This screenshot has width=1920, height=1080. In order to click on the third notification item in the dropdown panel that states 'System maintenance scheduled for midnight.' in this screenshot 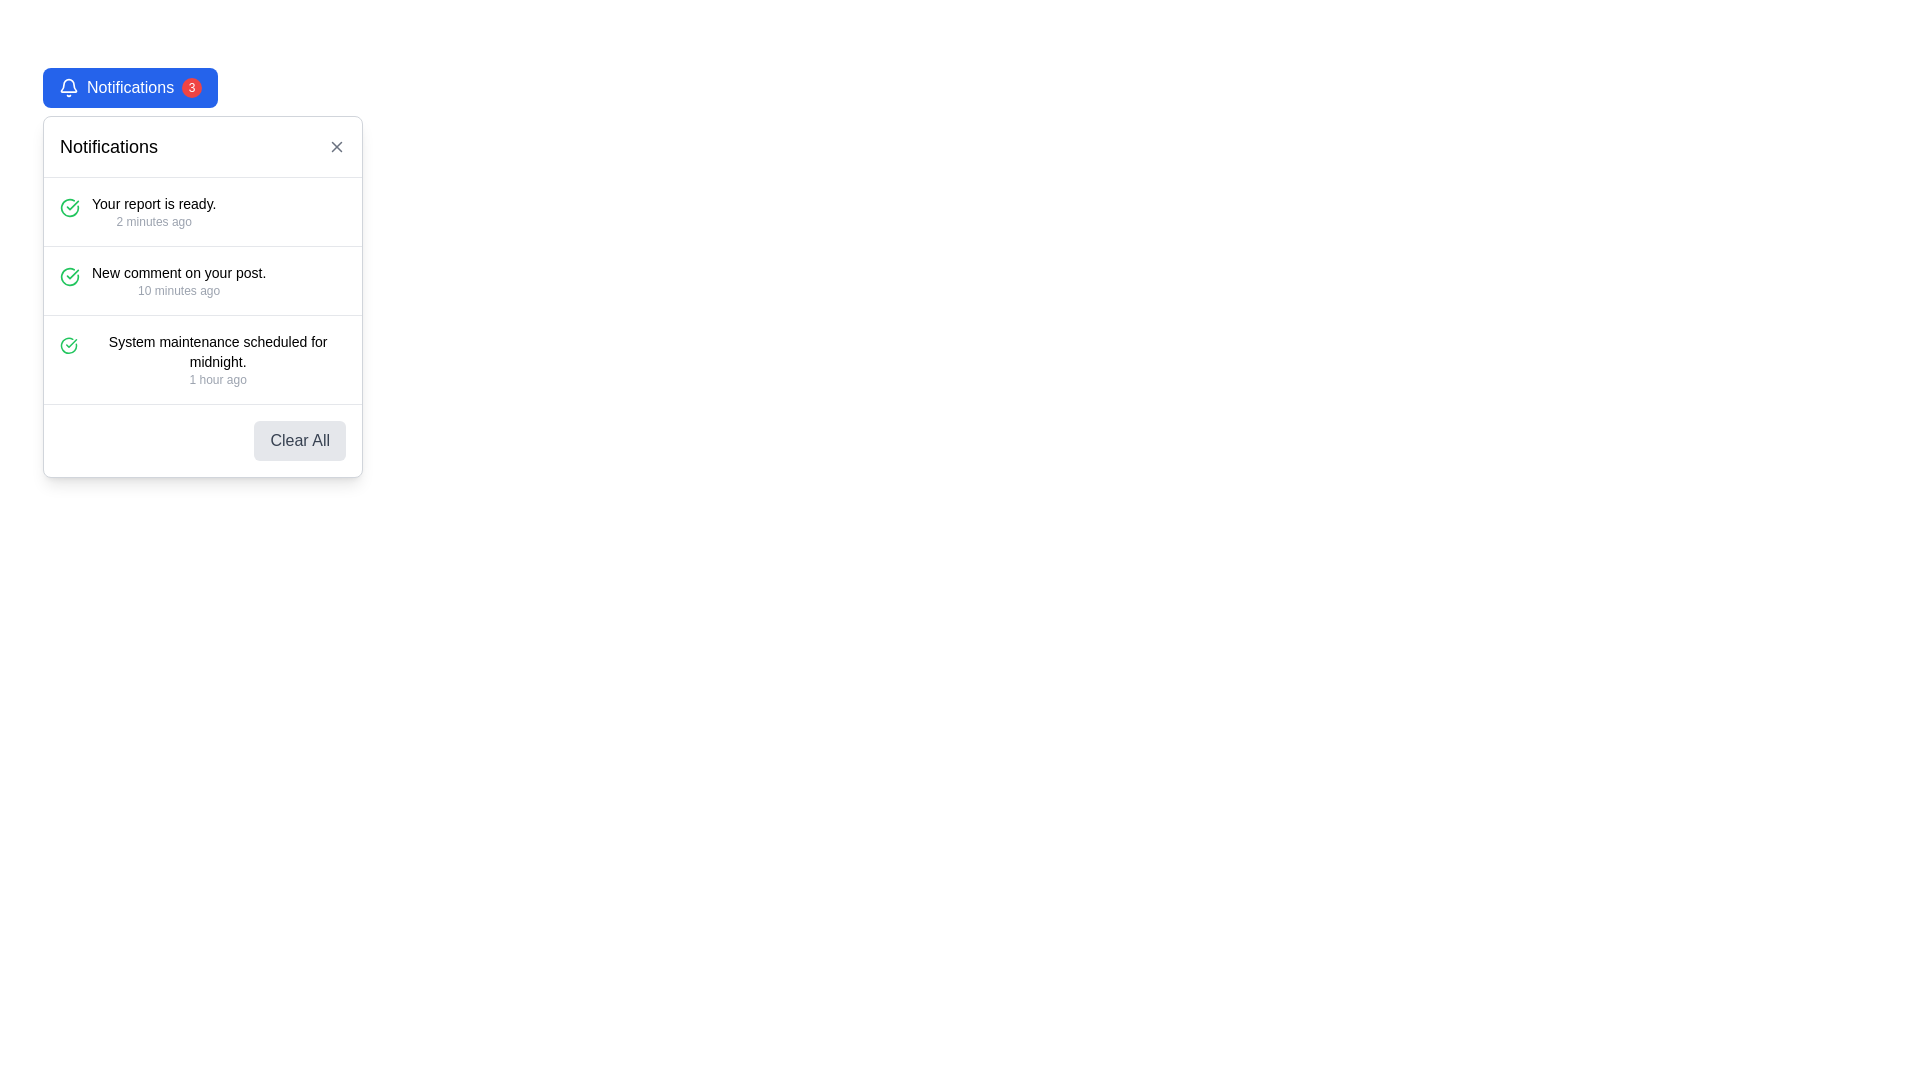, I will do `click(202, 357)`.